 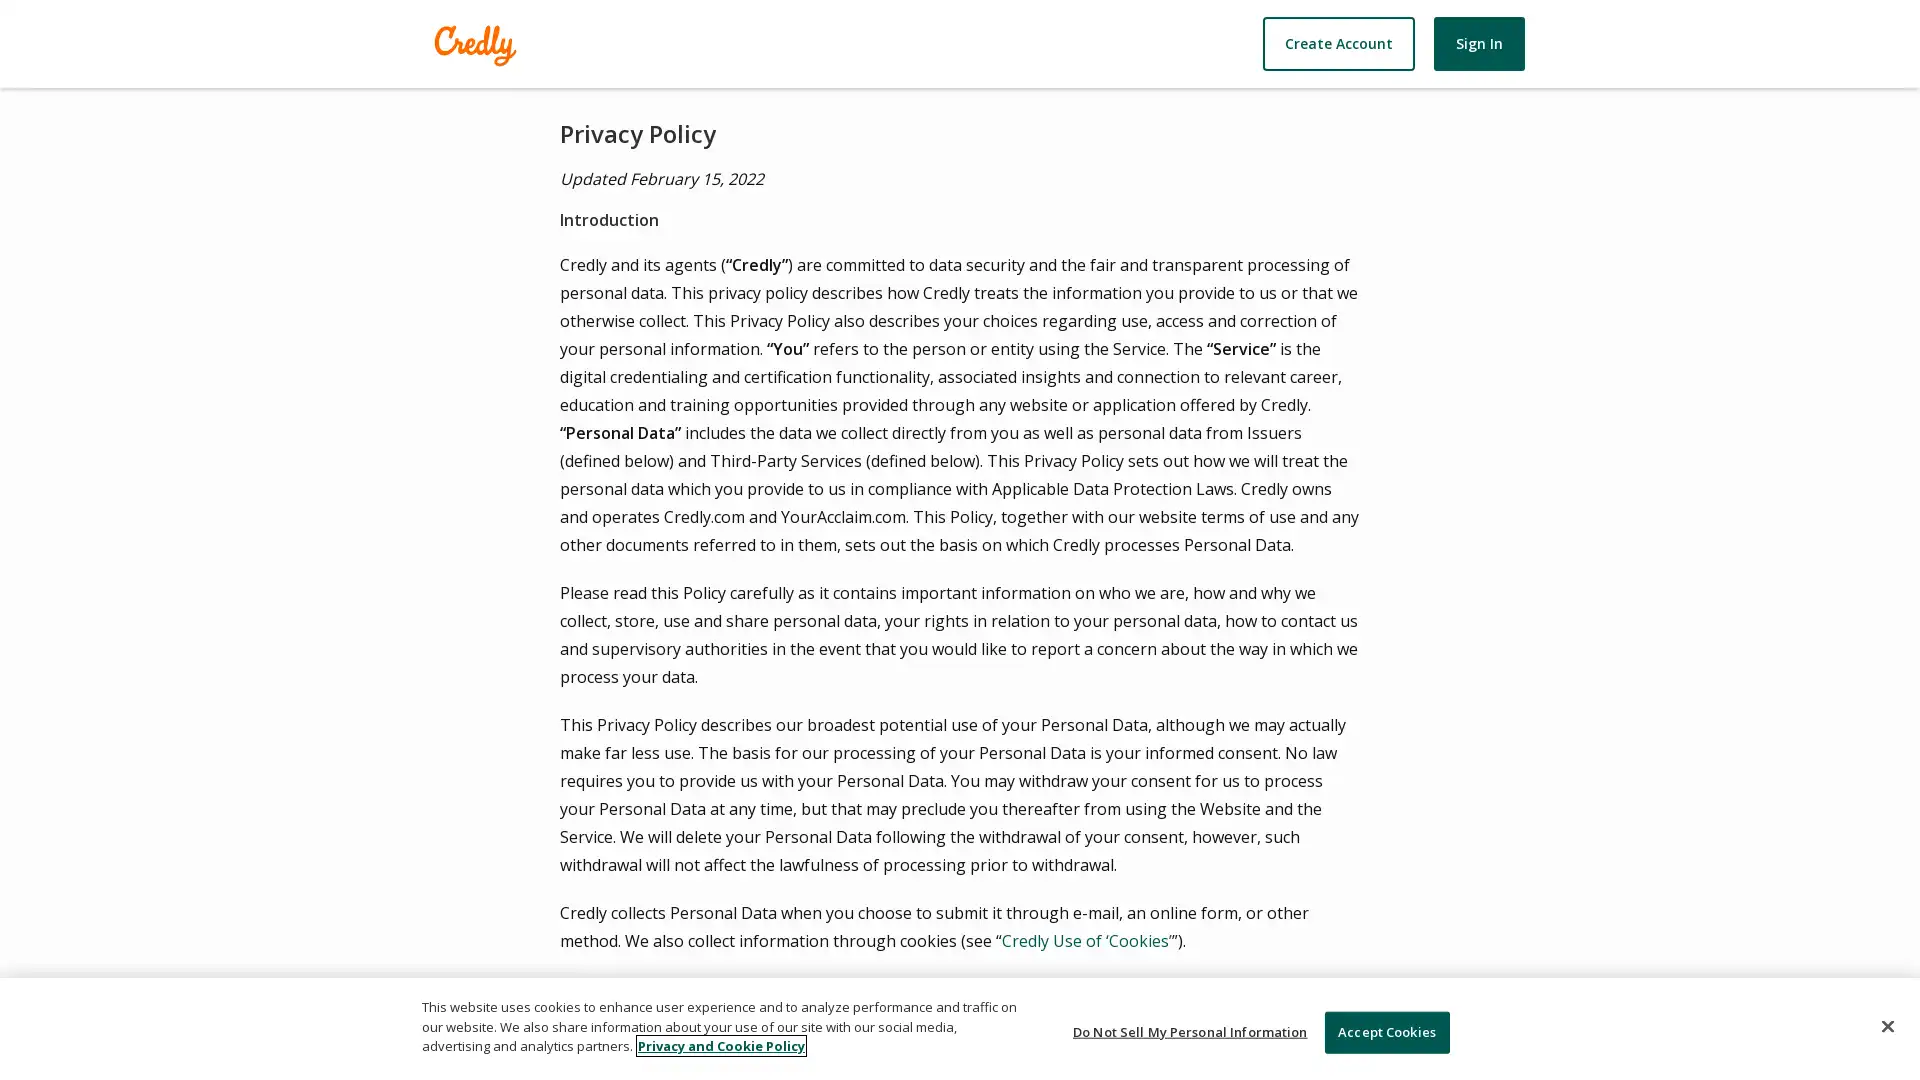 What do you see at coordinates (1190, 1032) in the screenshot?
I see `Do Not Sell My Personal Information` at bounding box center [1190, 1032].